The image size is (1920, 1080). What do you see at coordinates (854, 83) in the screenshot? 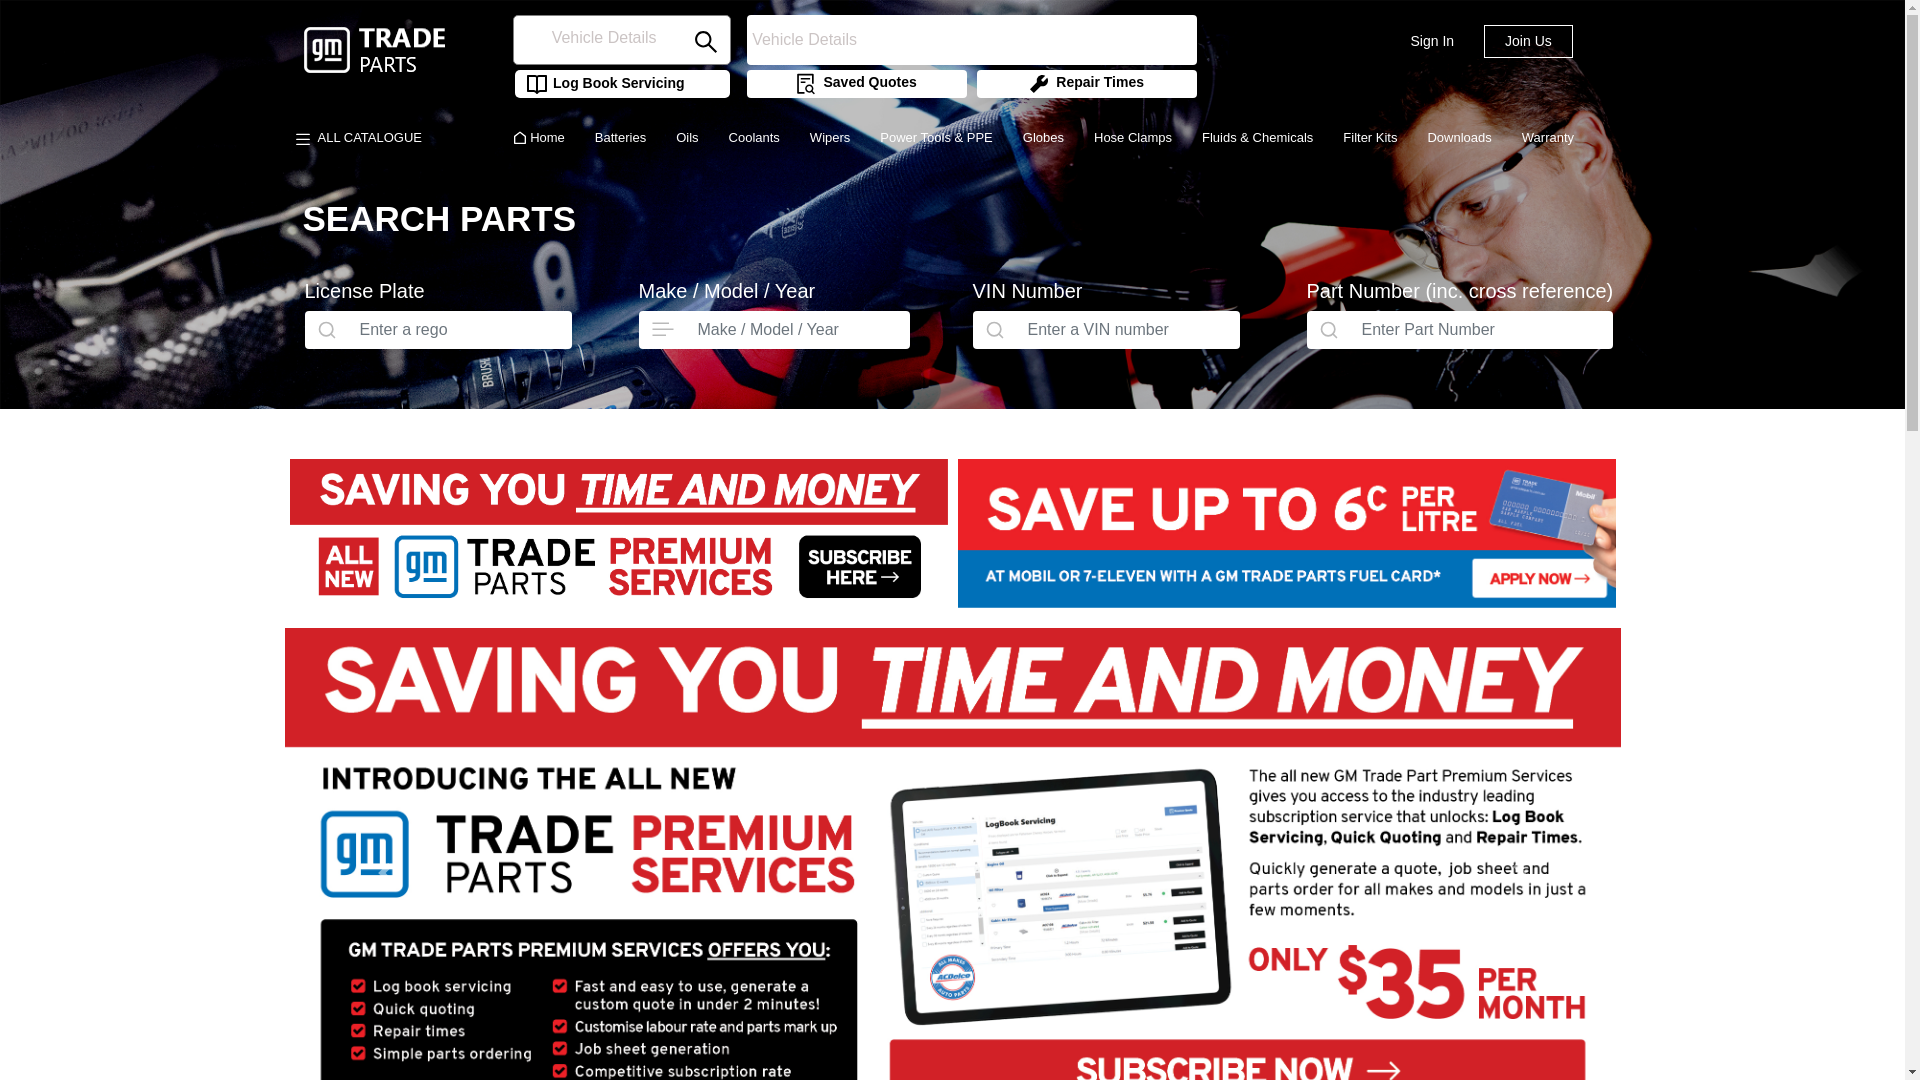
I see `'Saved Quotes'` at bounding box center [854, 83].